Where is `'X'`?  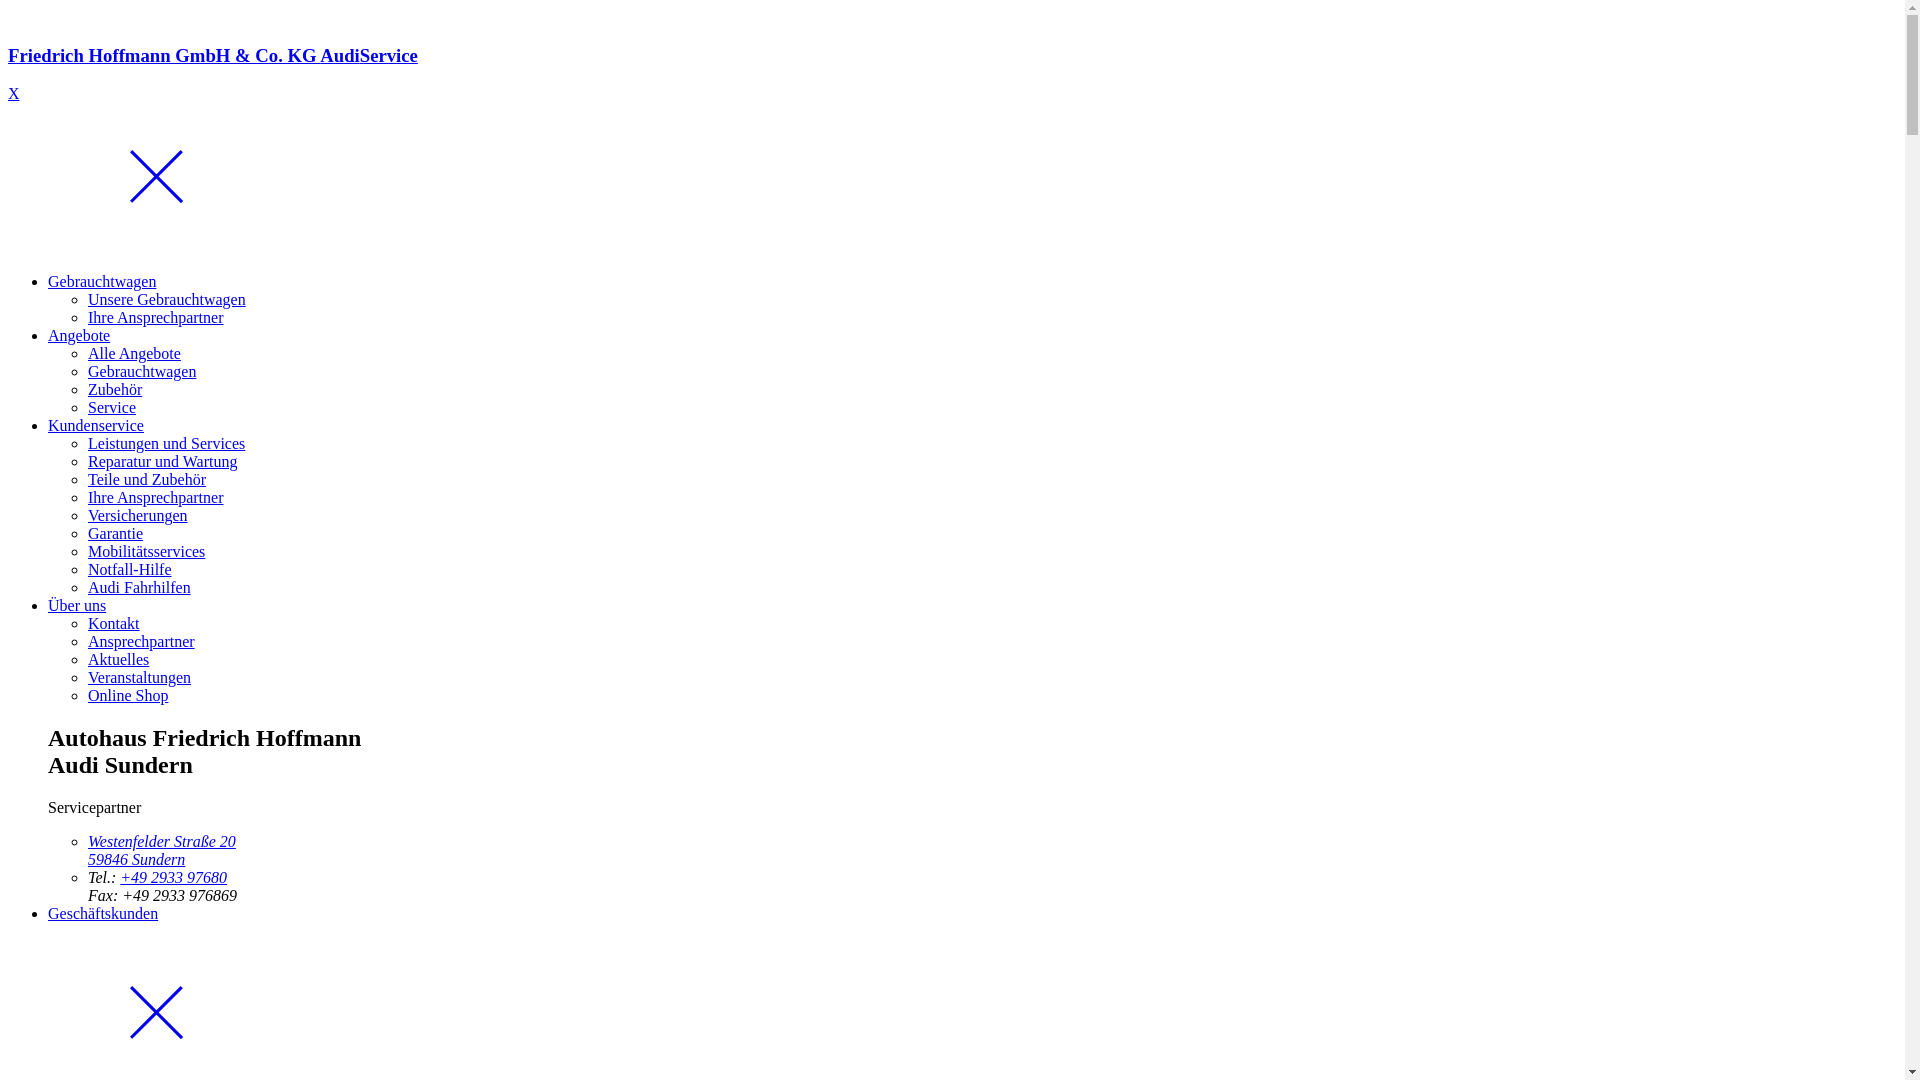 'X' is located at coordinates (14, 93).